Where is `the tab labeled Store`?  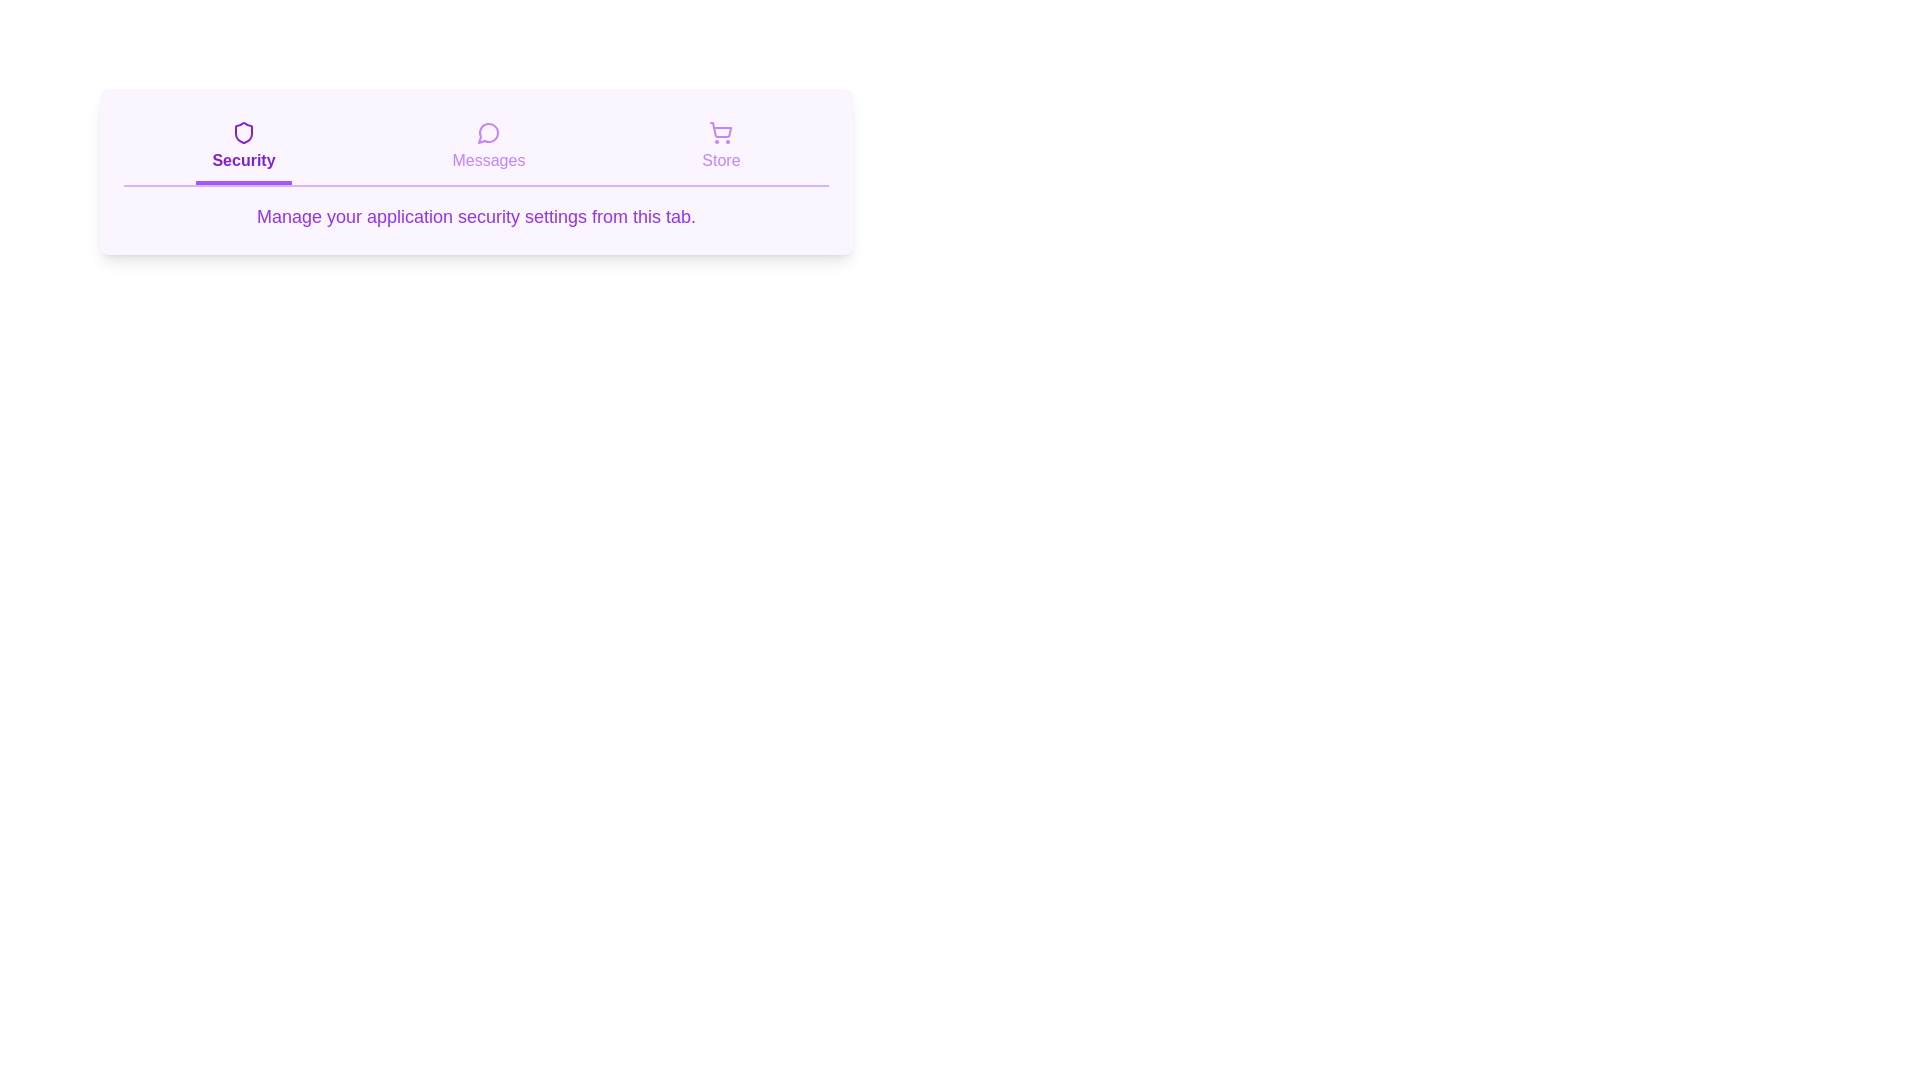 the tab labeled Store is located at coordinates (720, 148).